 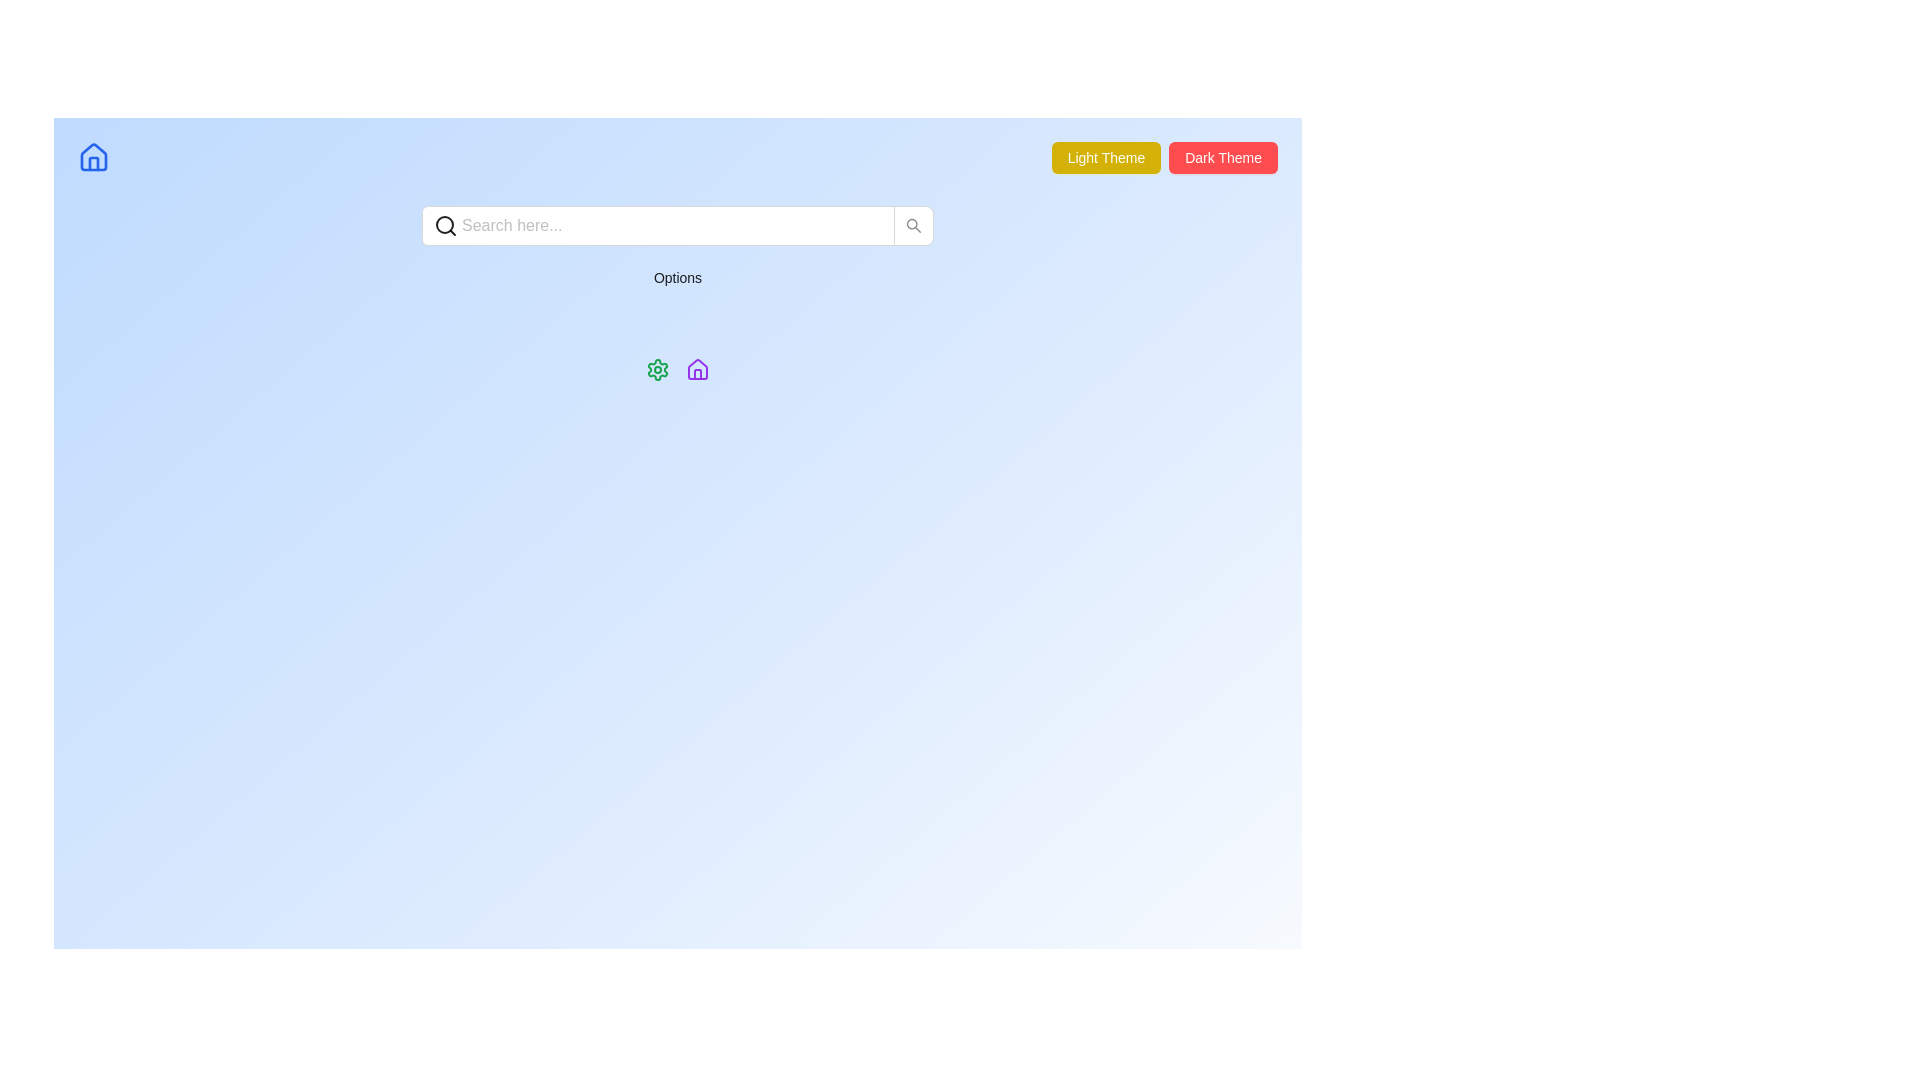 I want to click on the circular search button with a magnifying glass icon at the far right of the search bar, so click(x=912, y=225).